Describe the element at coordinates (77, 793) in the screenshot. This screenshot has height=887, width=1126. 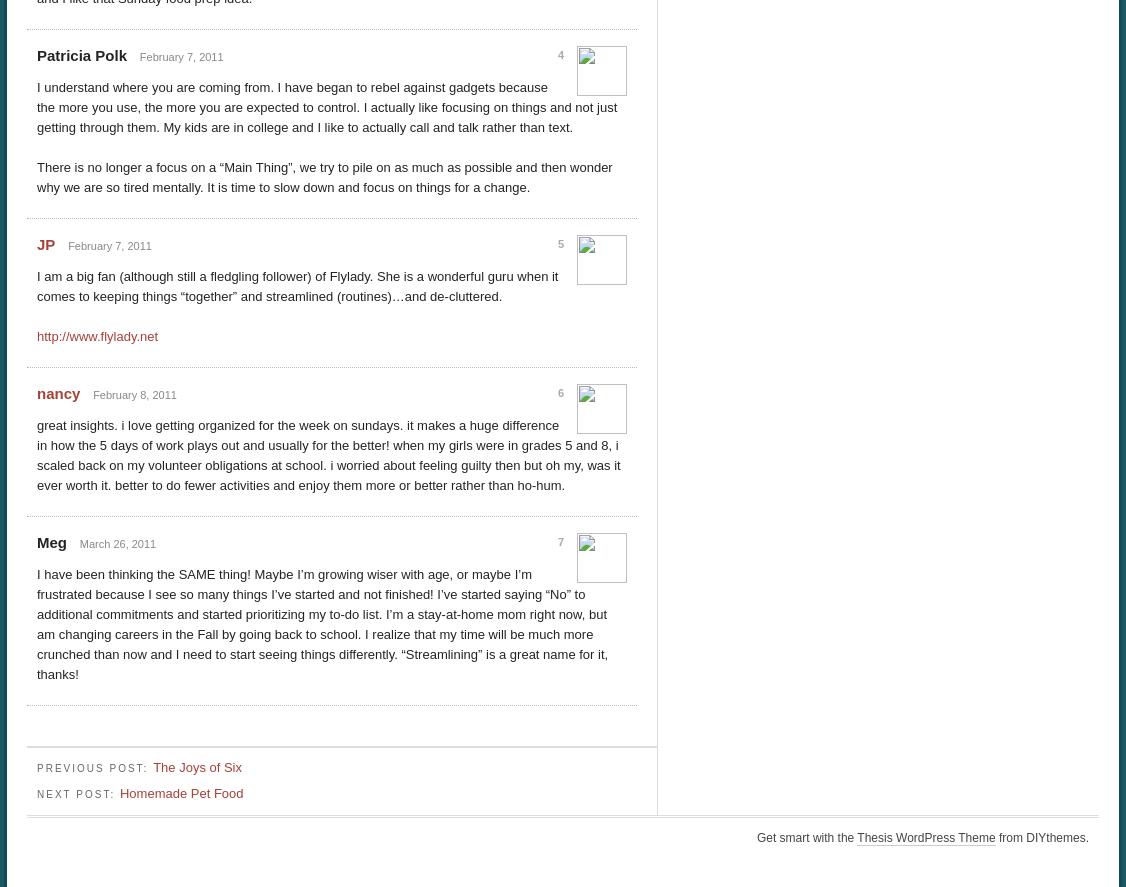
I see `'Next post:'` at that location.